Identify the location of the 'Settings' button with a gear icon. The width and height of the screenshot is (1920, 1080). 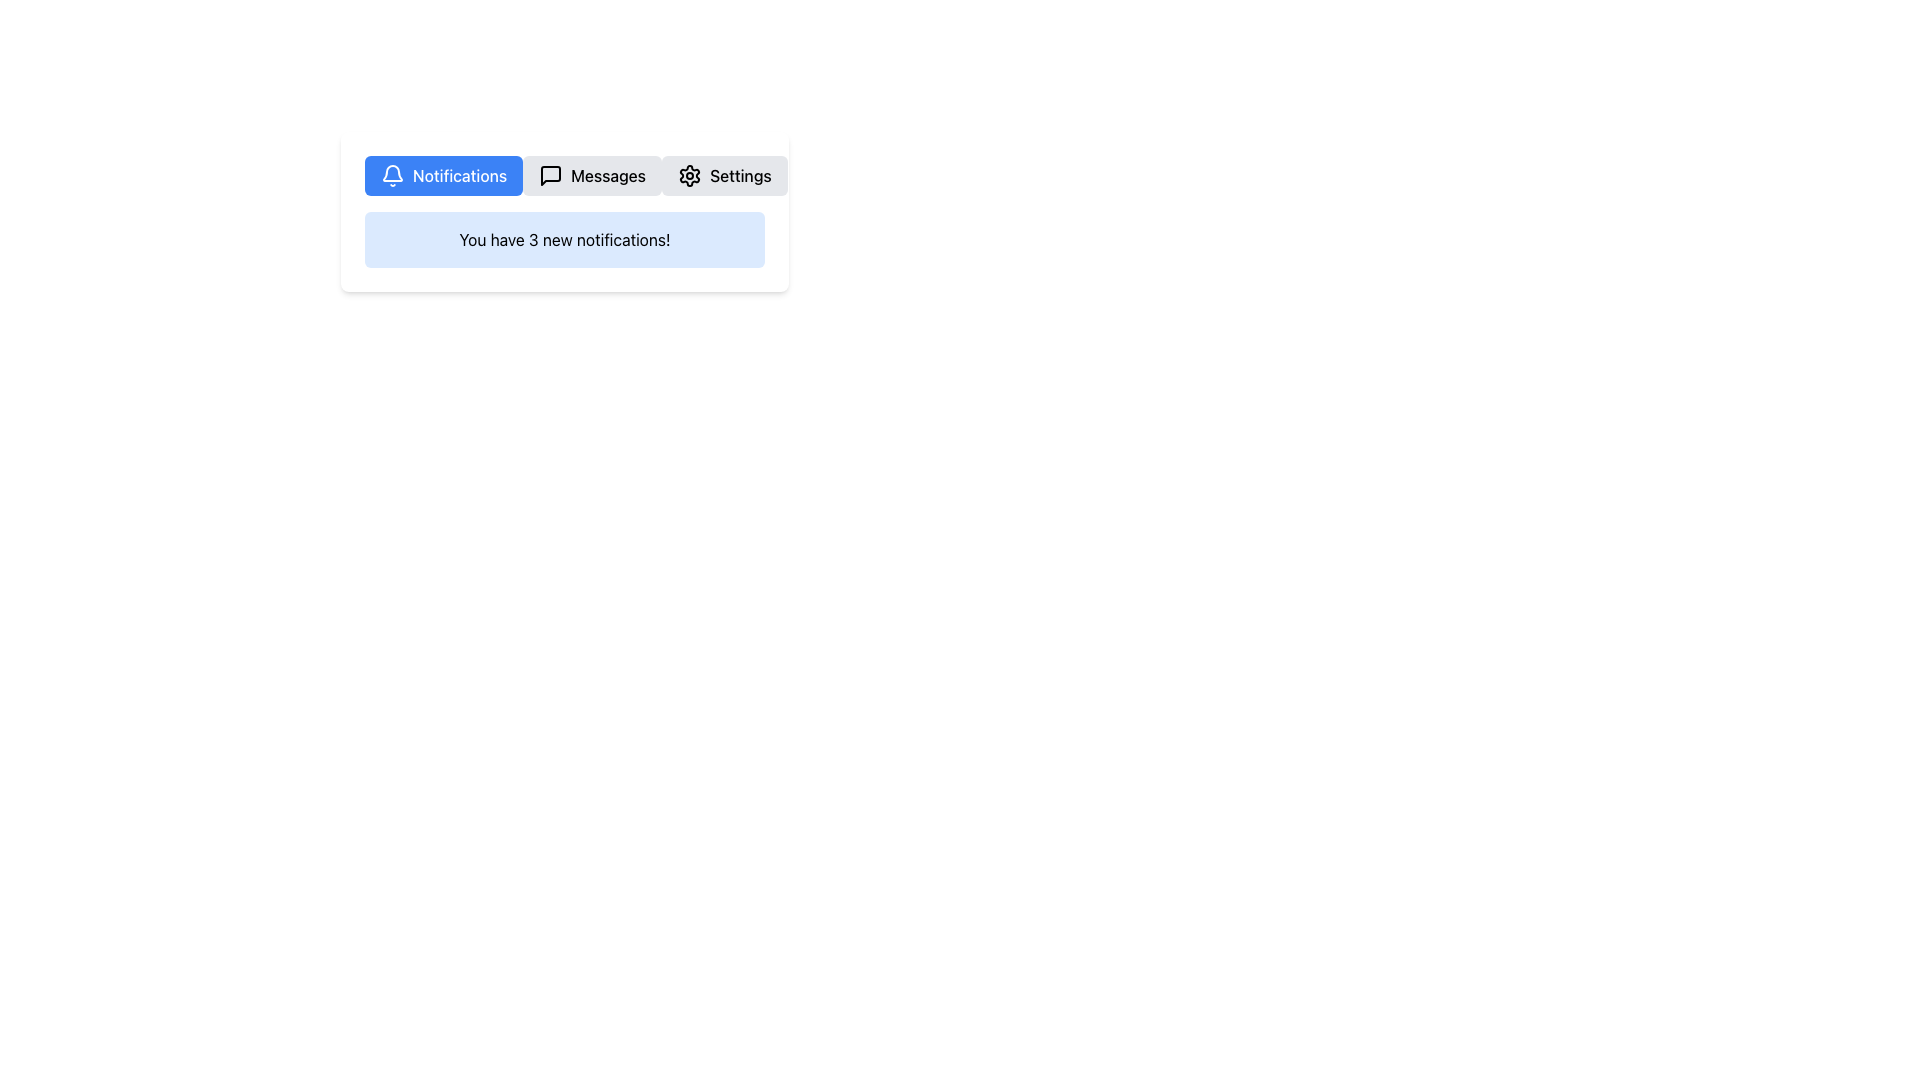
(723, 175).